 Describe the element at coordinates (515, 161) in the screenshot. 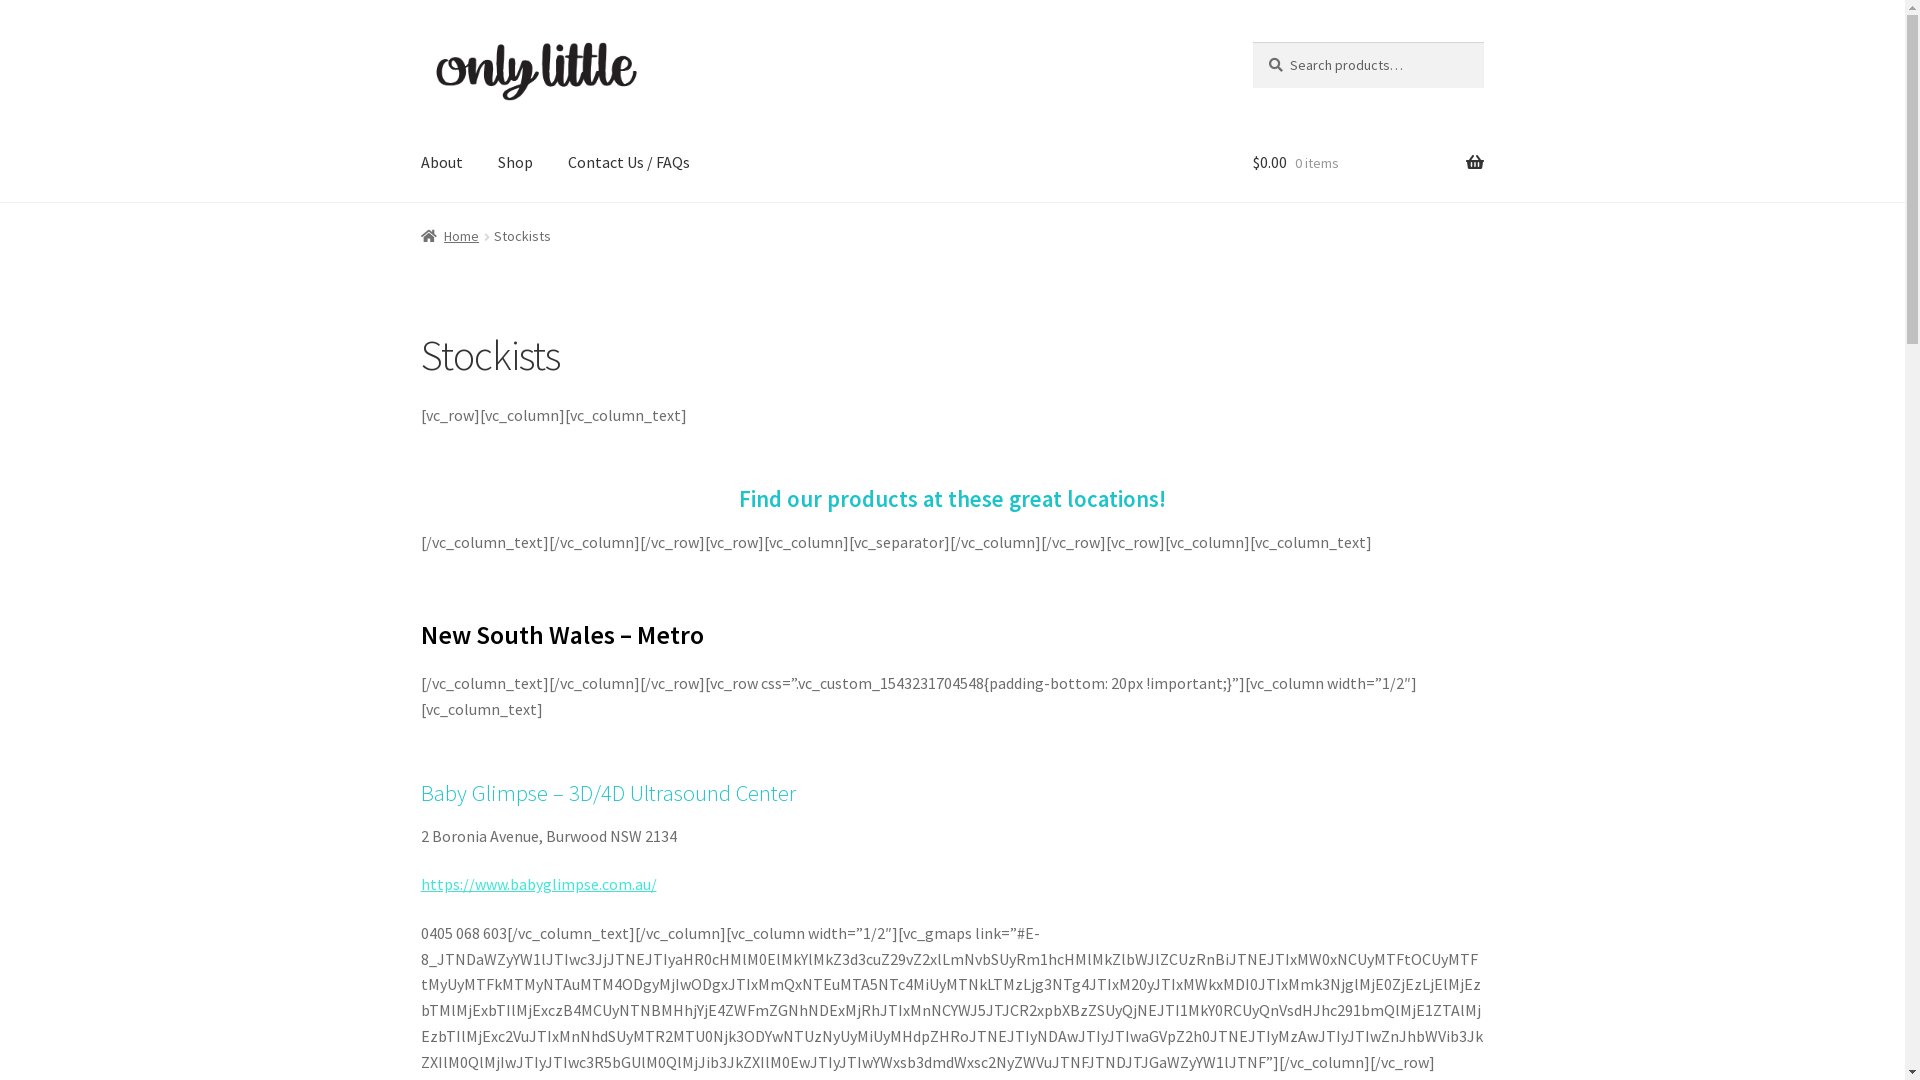

I see `'Shop'` at that location.